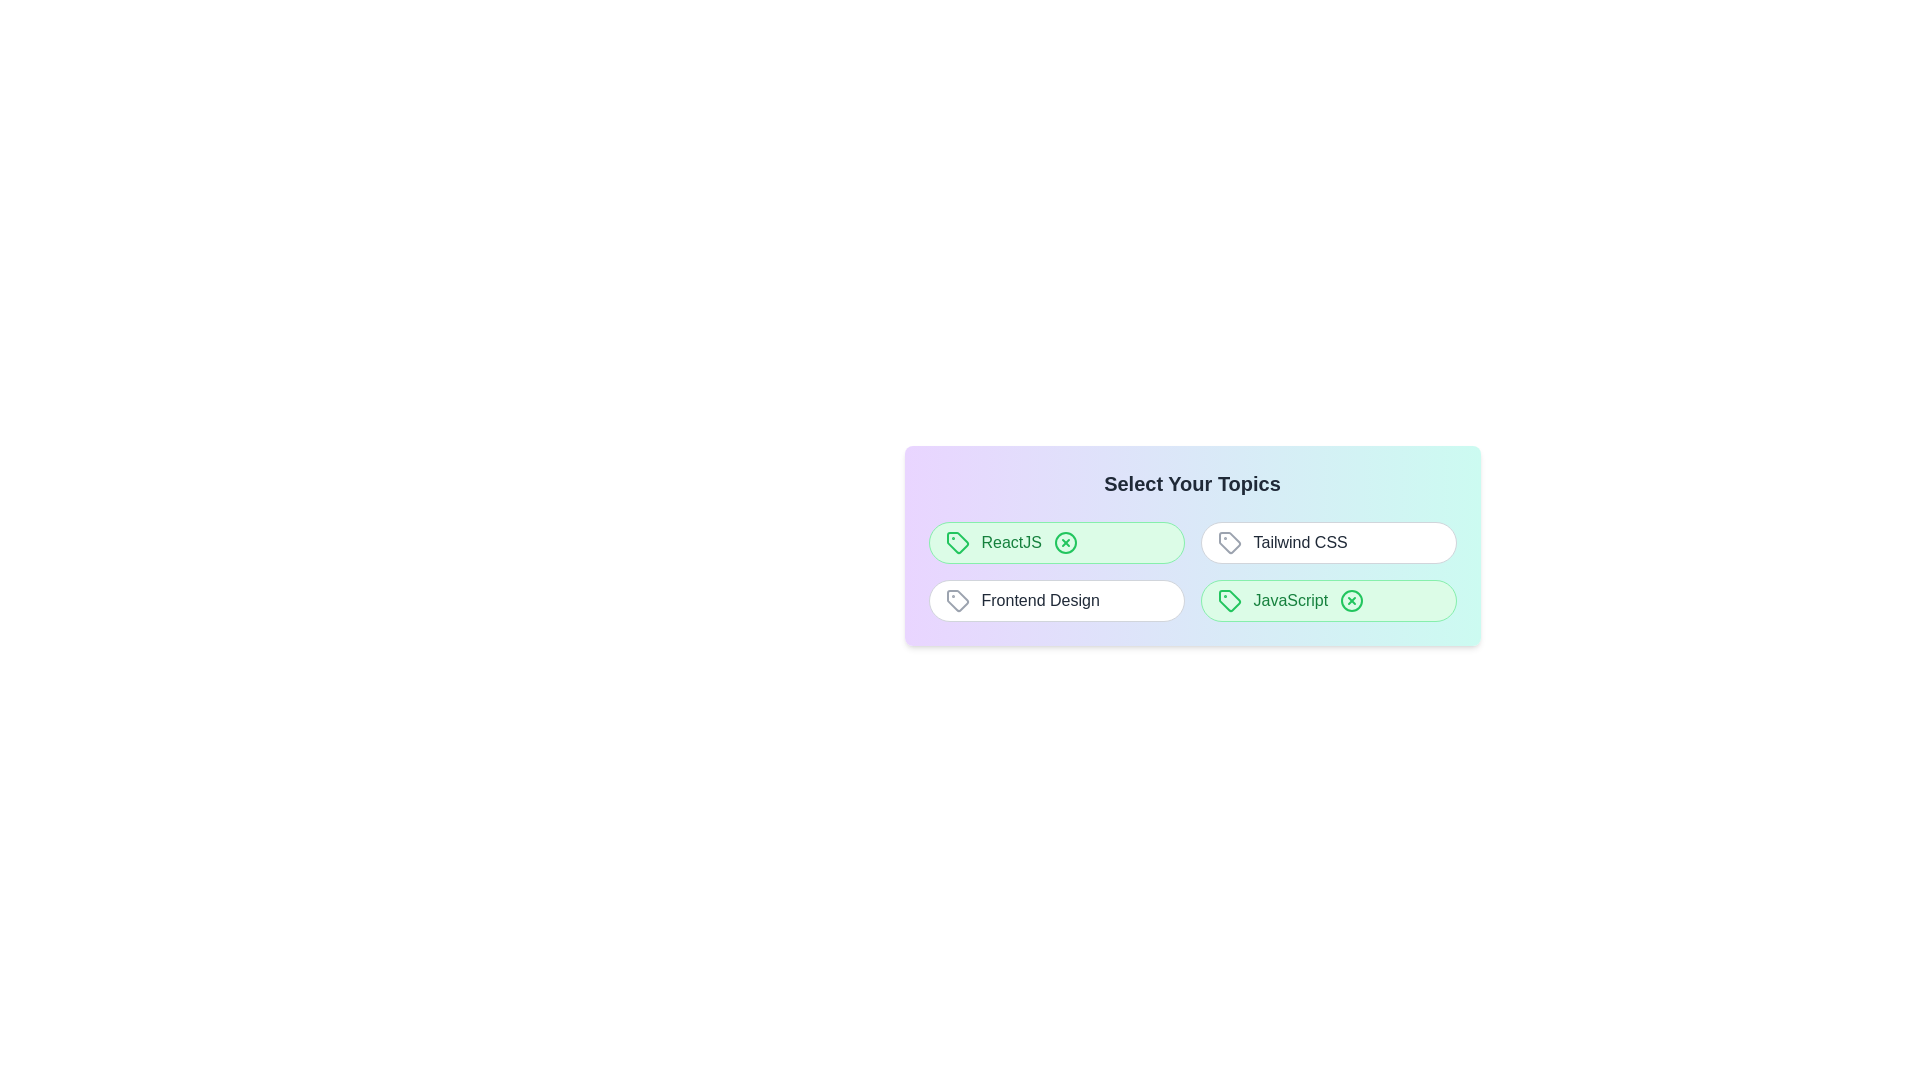 This screenshot has width=1920, height=1080. I want to click on the topic Tailwind CSS, so click(1328, 543).